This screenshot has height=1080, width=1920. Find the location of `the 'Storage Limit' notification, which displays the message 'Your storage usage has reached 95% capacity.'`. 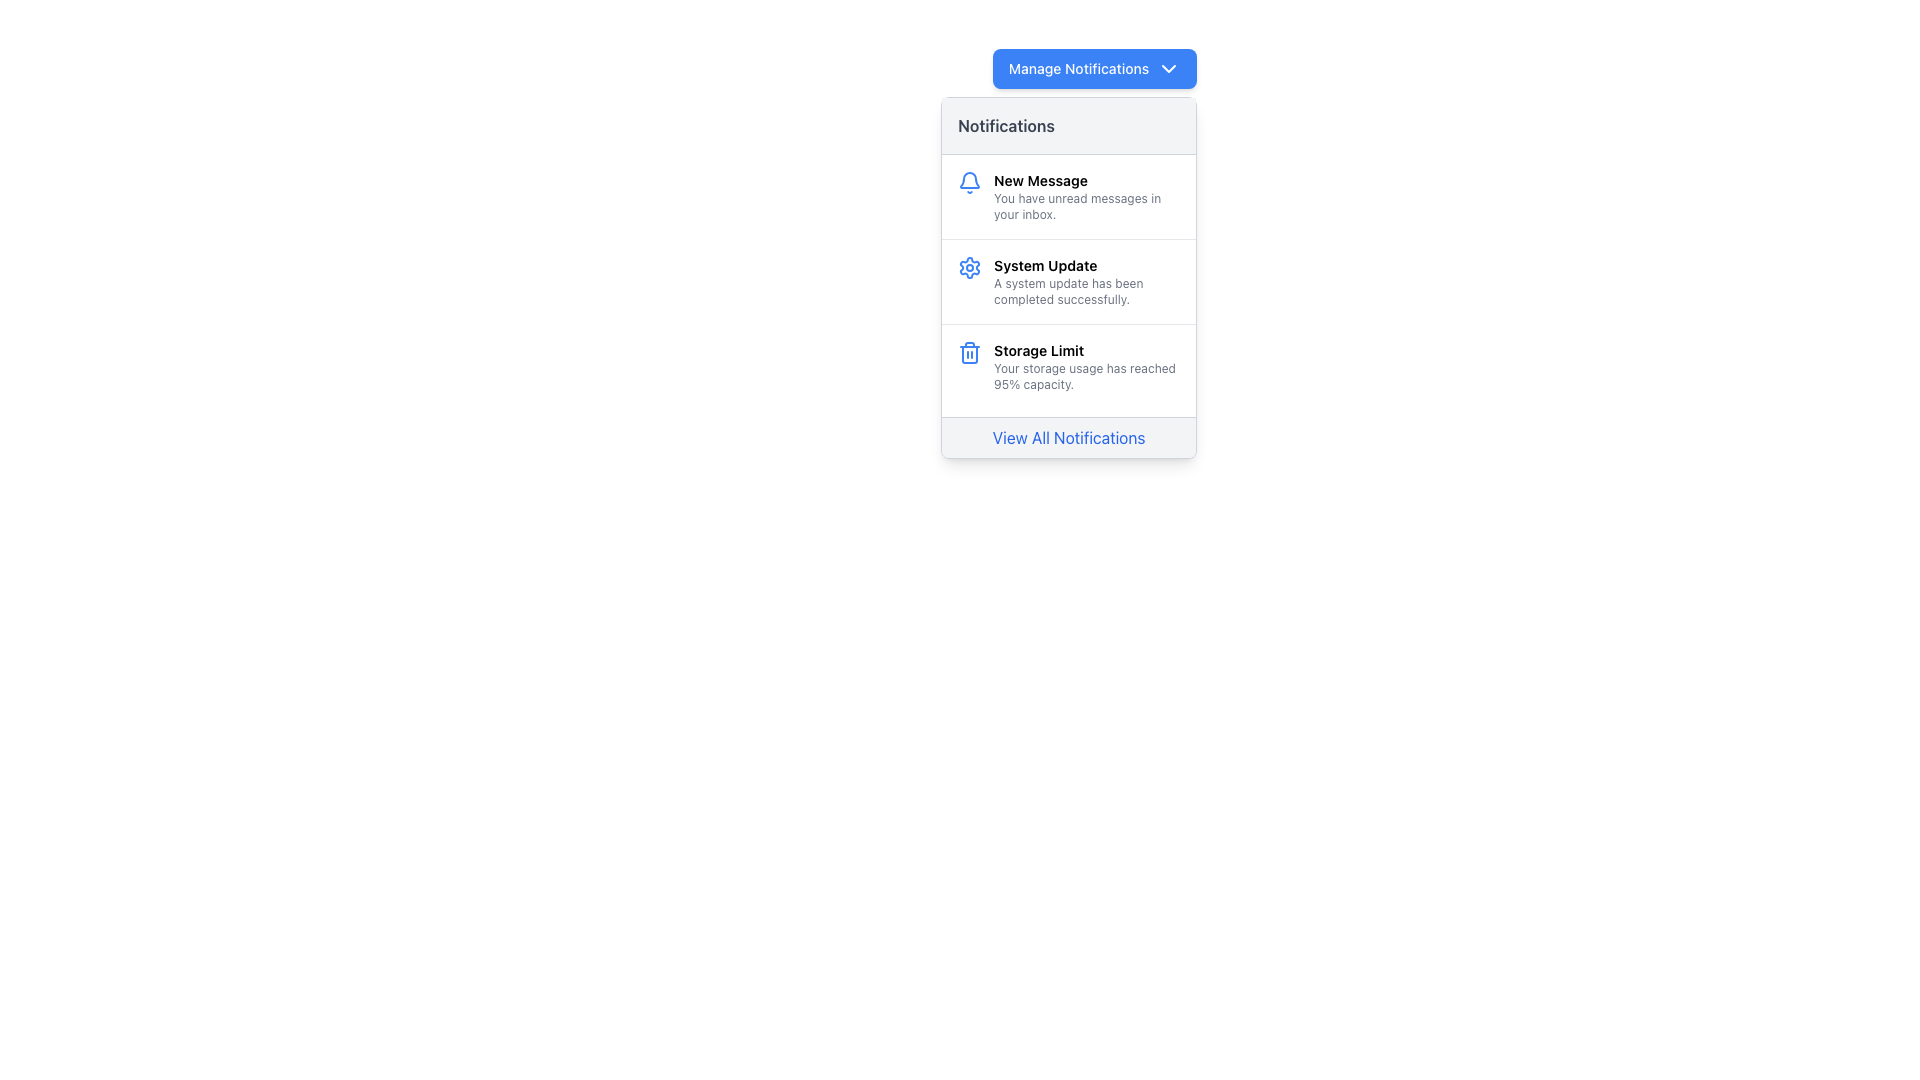

the 'Storage Limit' notification, which displays the message 'Your storage usage has reached 95% capacity.' is located at coordinates (1086, 366).